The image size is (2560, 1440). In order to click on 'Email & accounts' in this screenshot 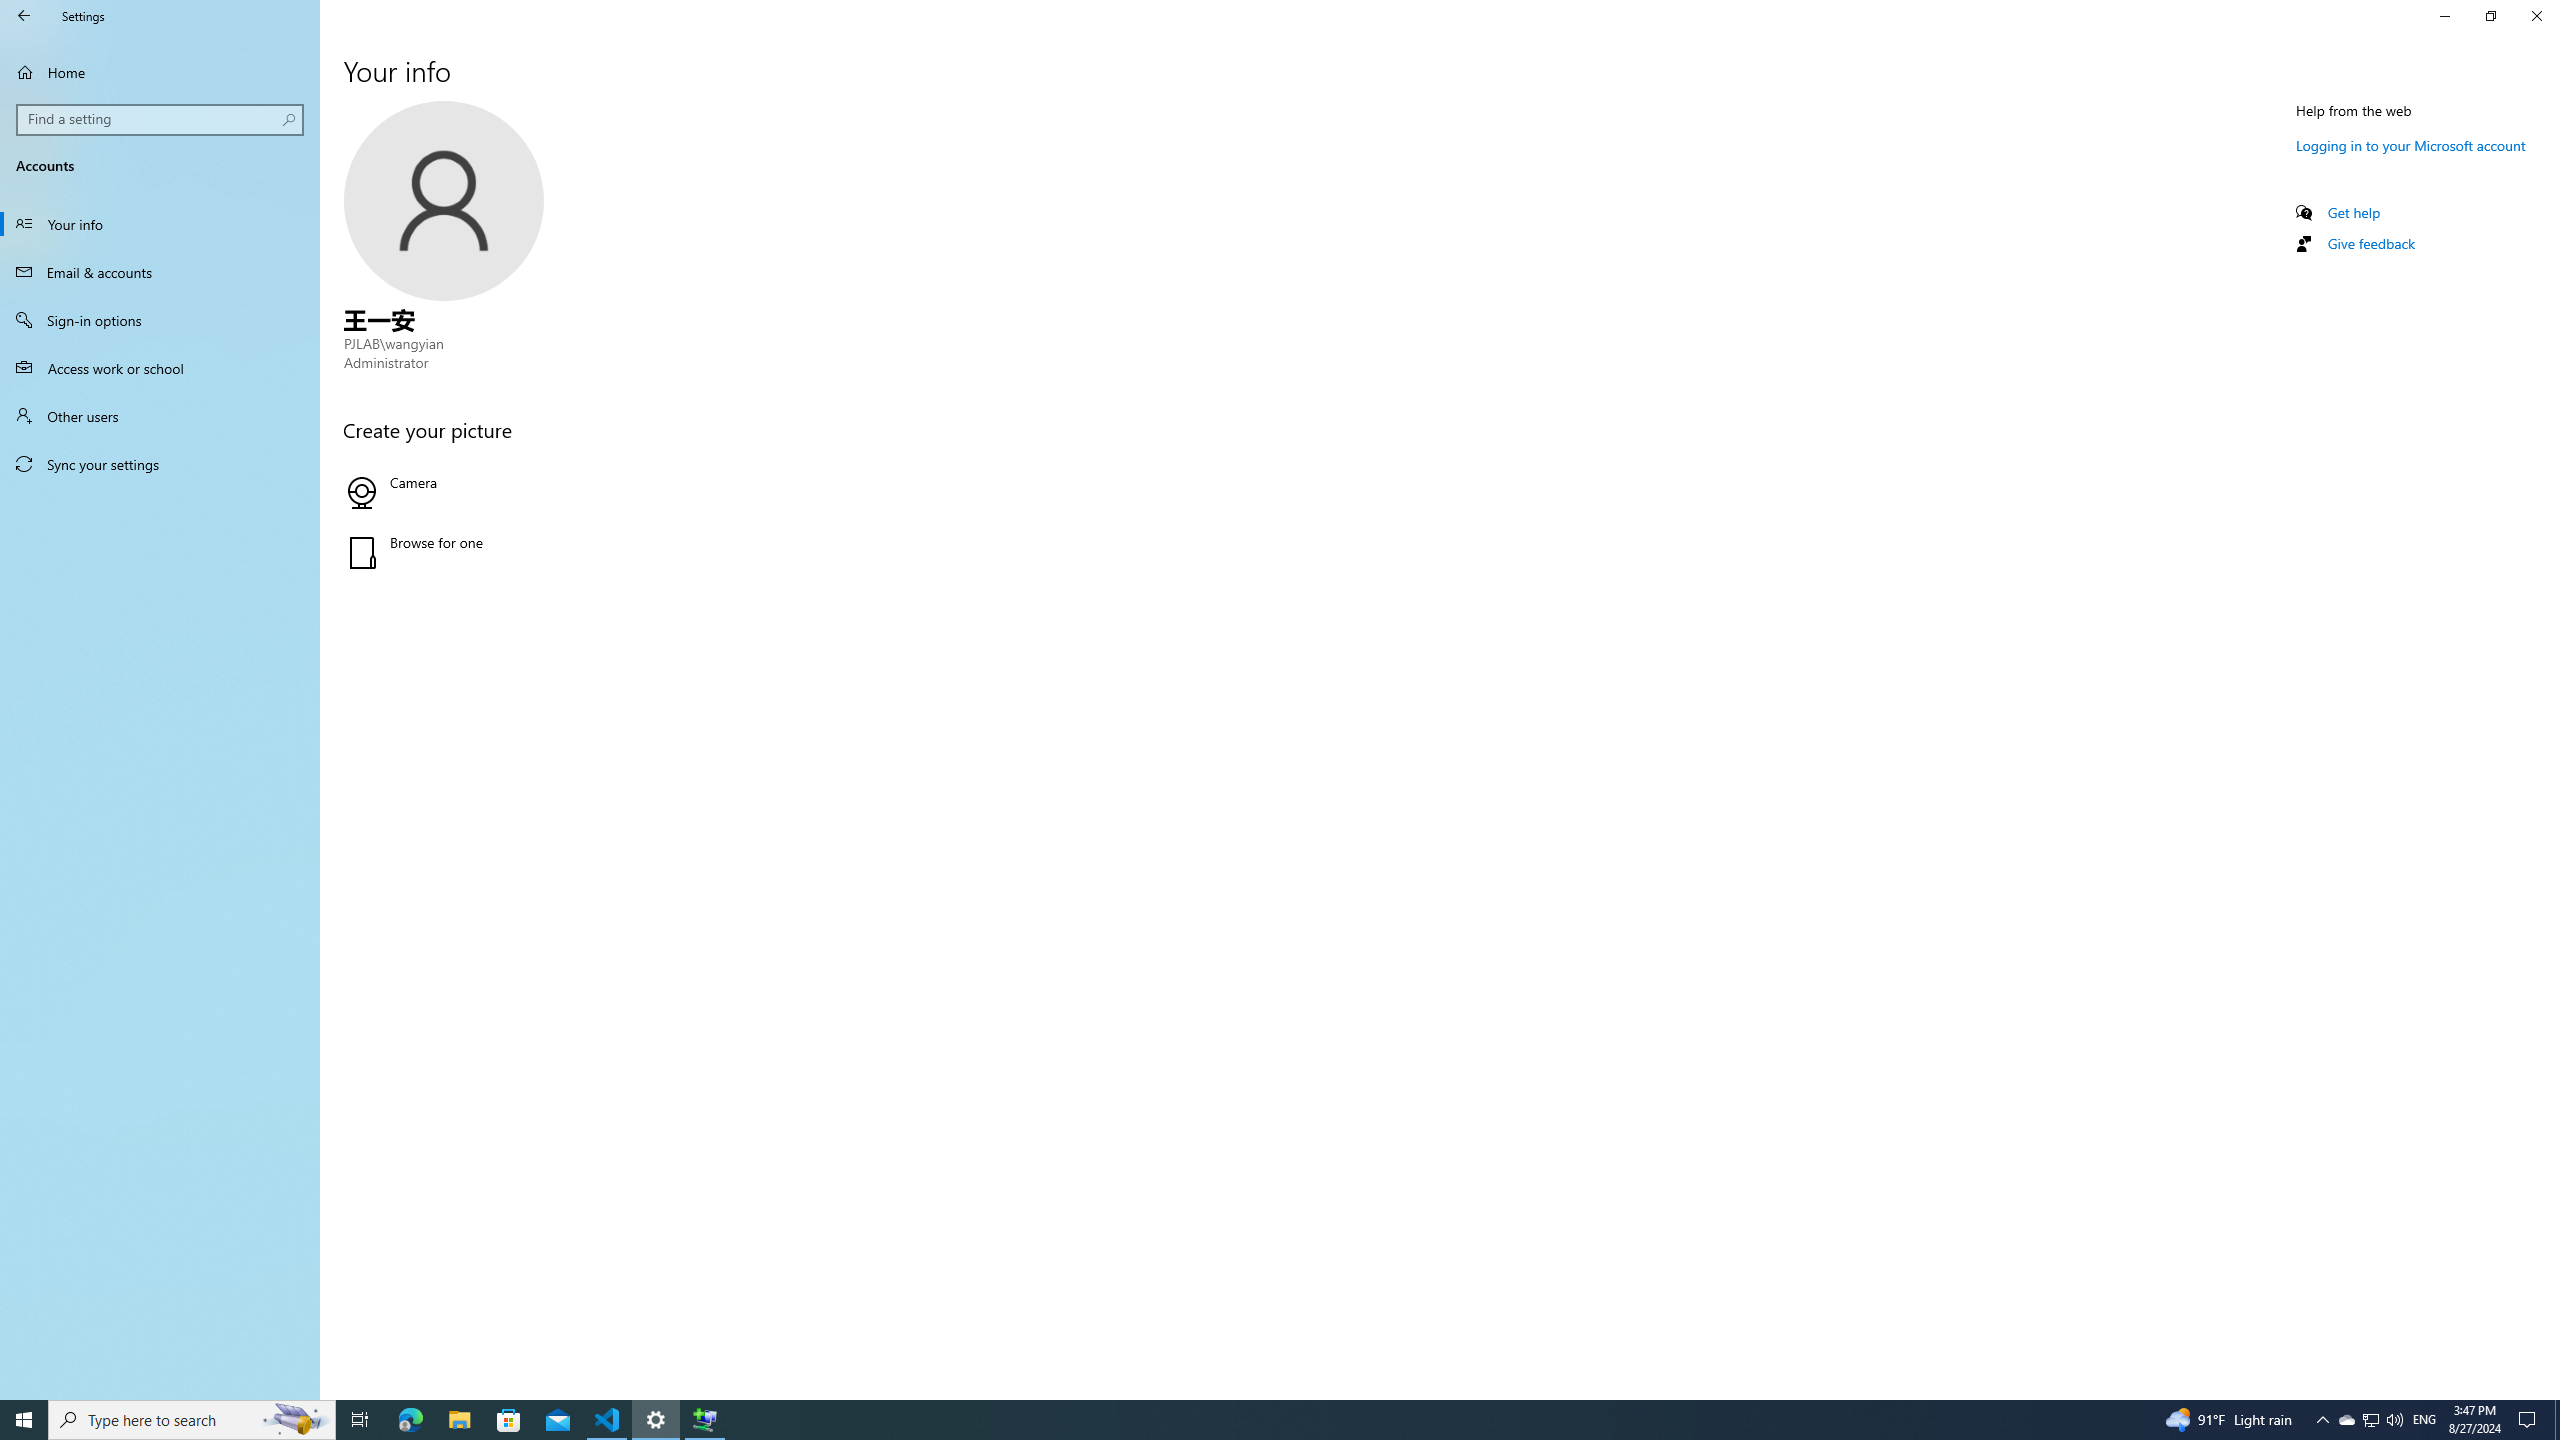, I will do `click(159, 271)`.